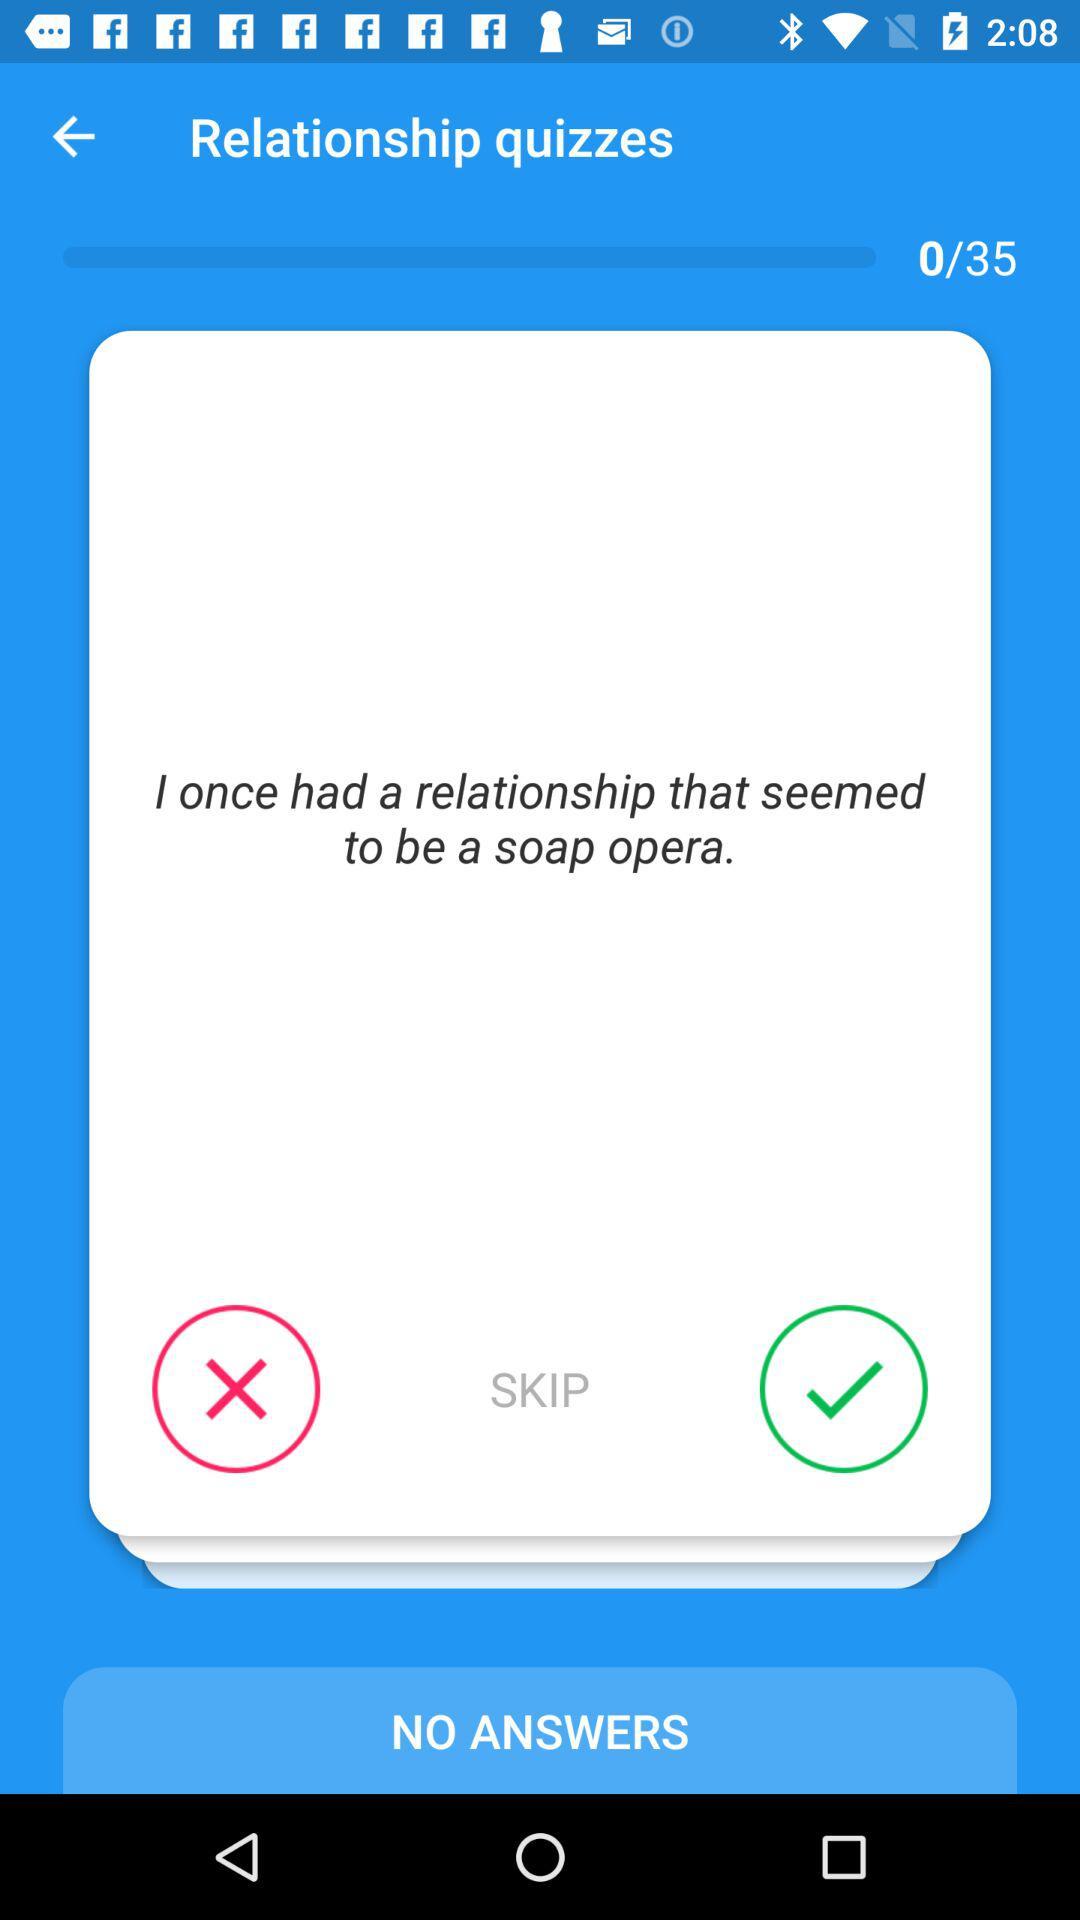  What do you see at coordinates (235, 1387) in the screenshot?
I see `the close icon` at bounding box center [235, 1387].